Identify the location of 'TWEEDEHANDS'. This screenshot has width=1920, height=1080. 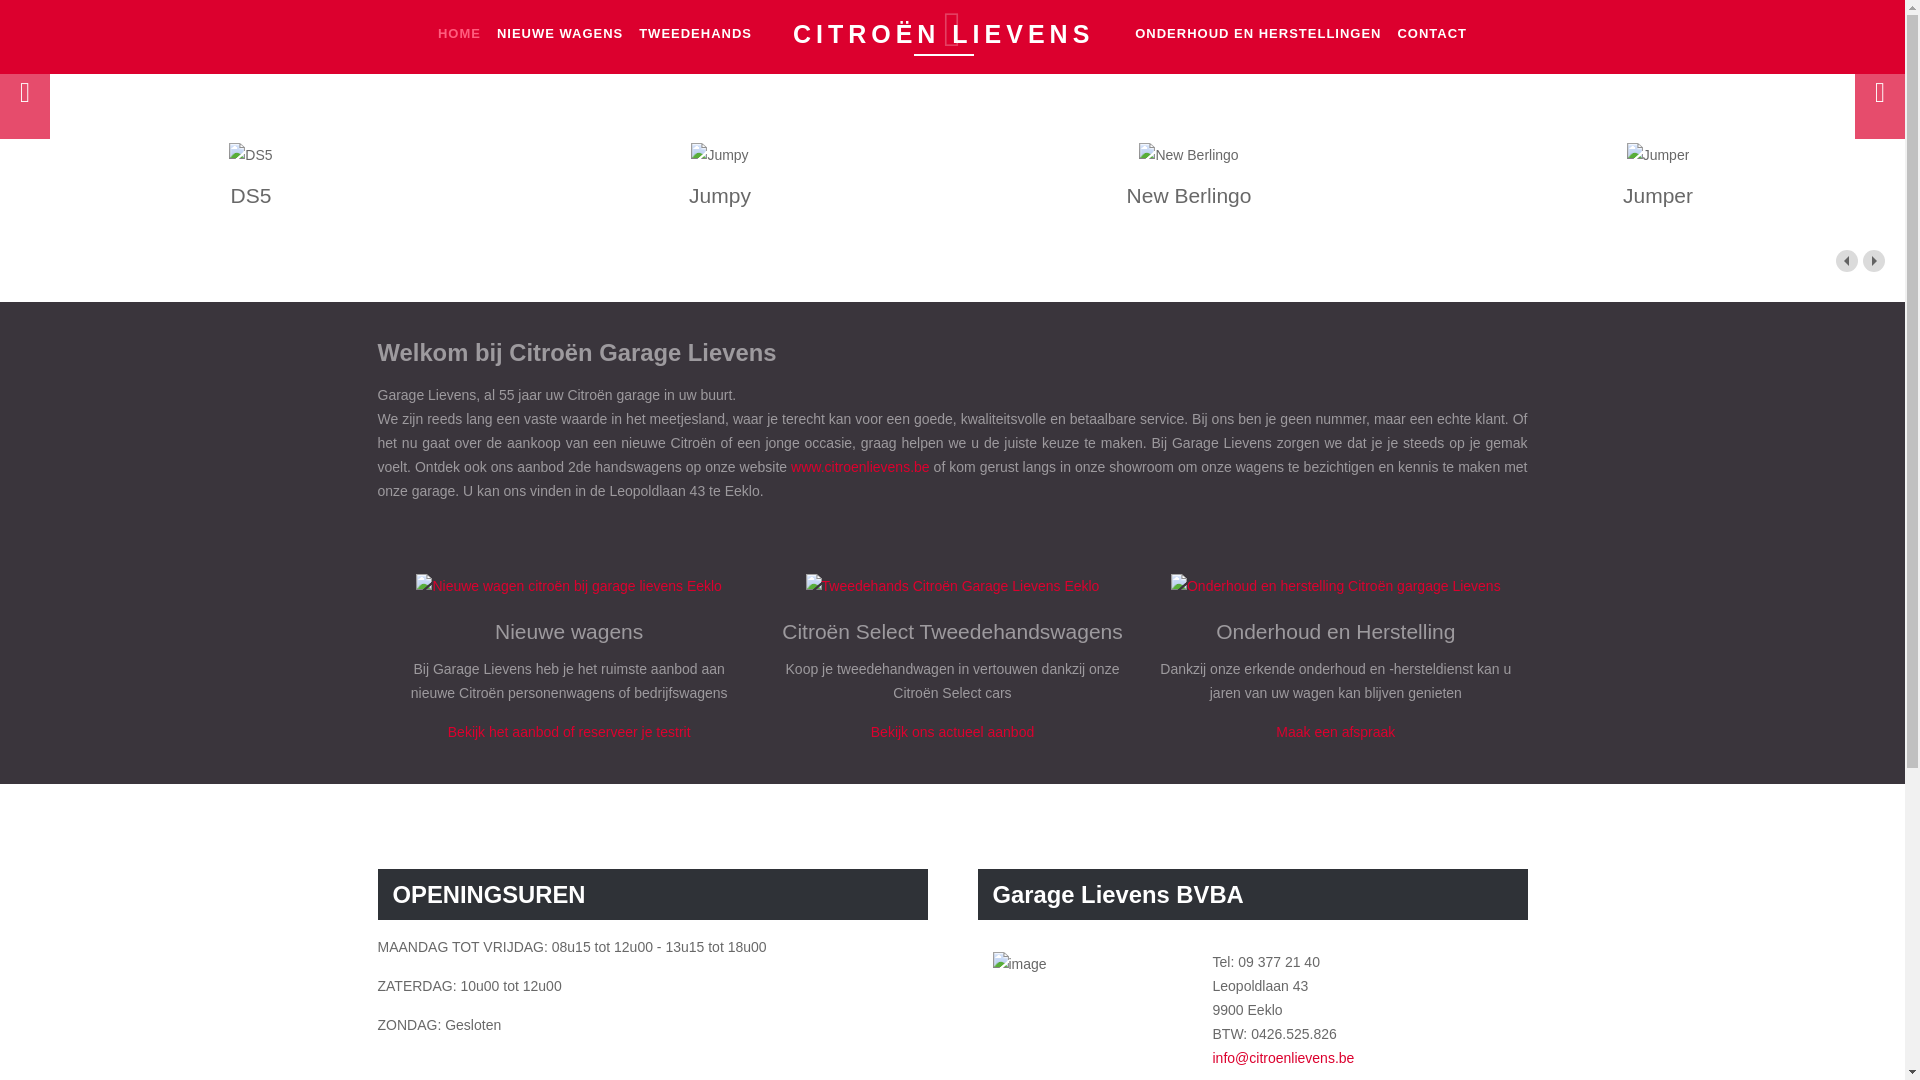
(695, 33).